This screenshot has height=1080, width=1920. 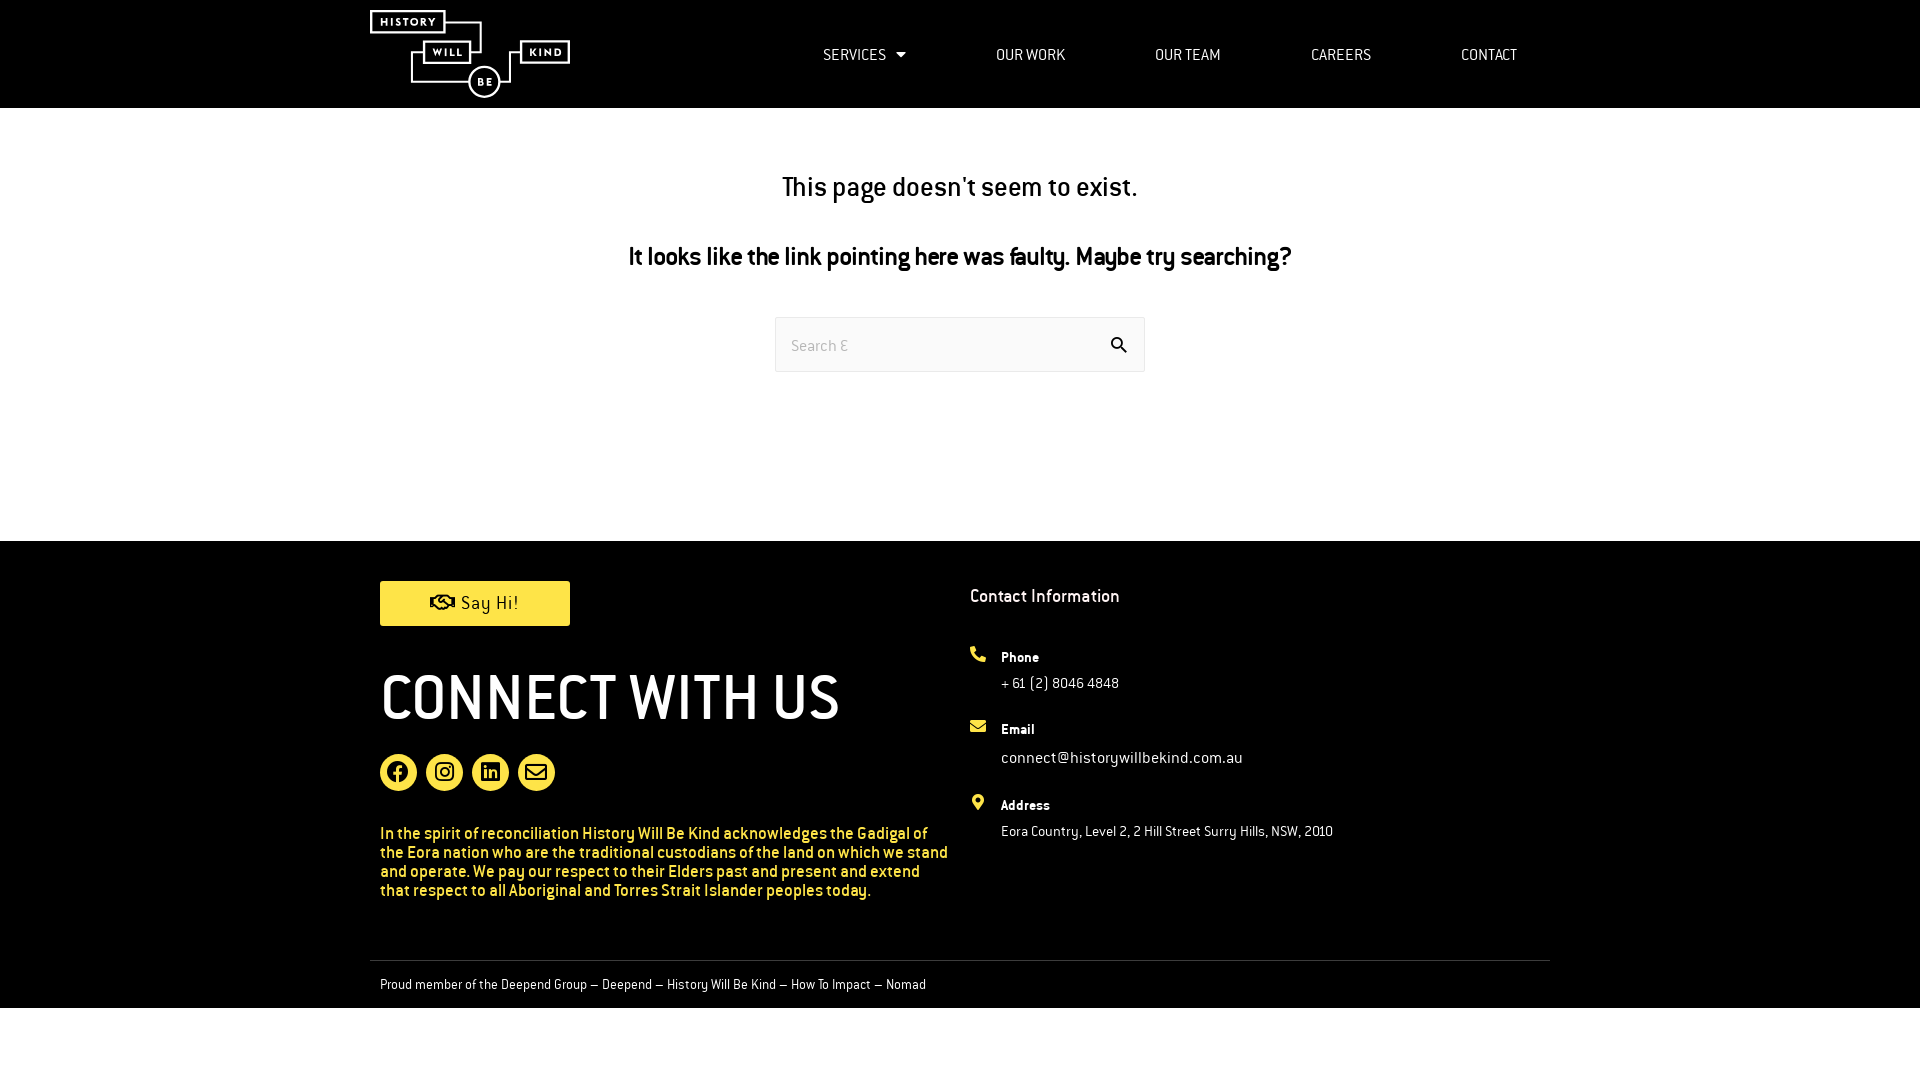 I want to click on 'Phone', so click(x=1001, y=656).